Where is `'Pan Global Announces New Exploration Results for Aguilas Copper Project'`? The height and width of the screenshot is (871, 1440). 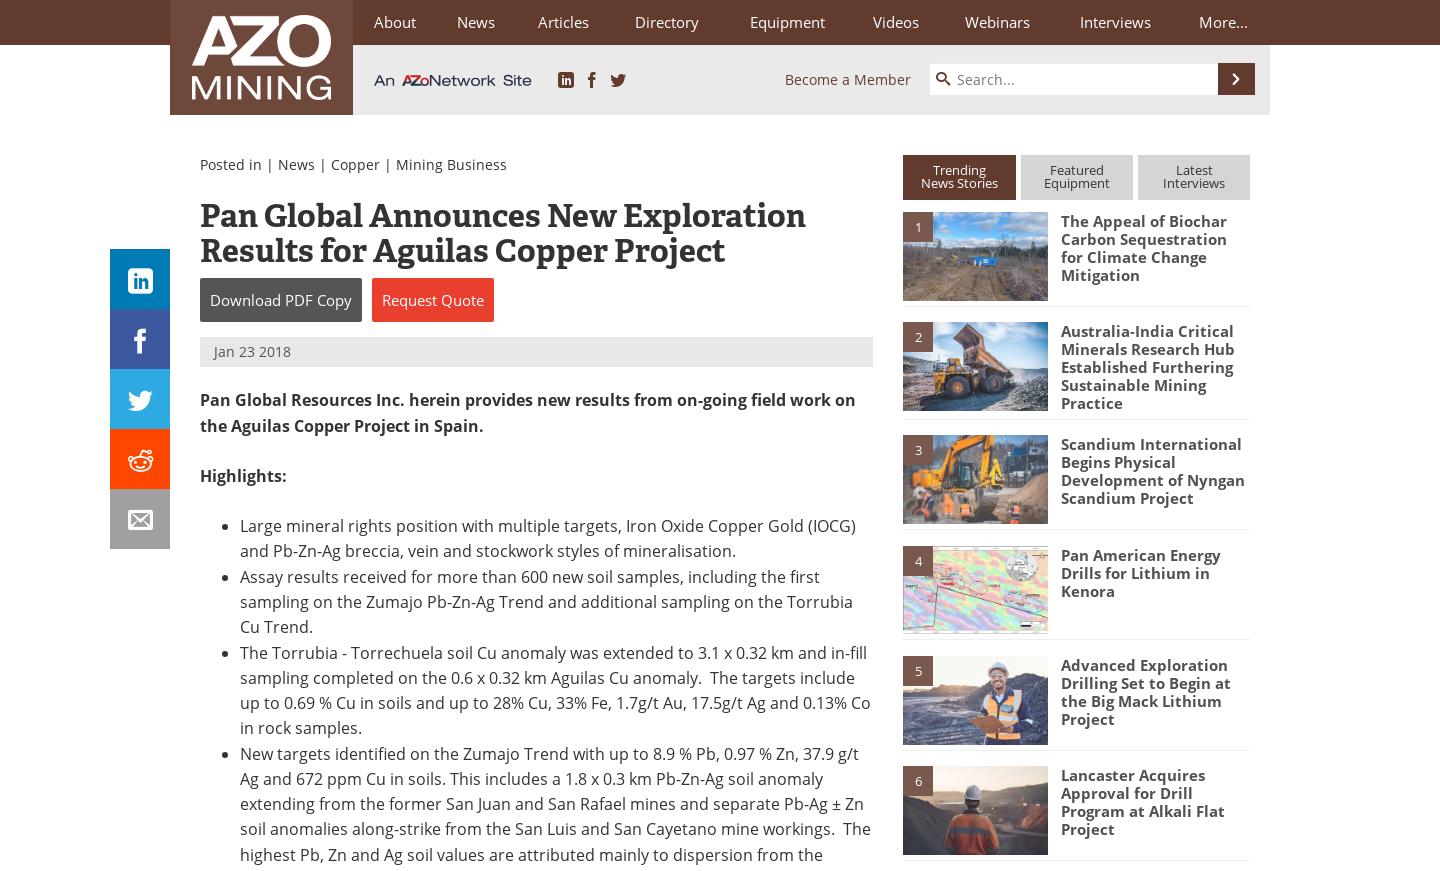
'Pan Global Announces New Exploration Results for Aguilas Copper Project' is located at coordinates (501, 232).